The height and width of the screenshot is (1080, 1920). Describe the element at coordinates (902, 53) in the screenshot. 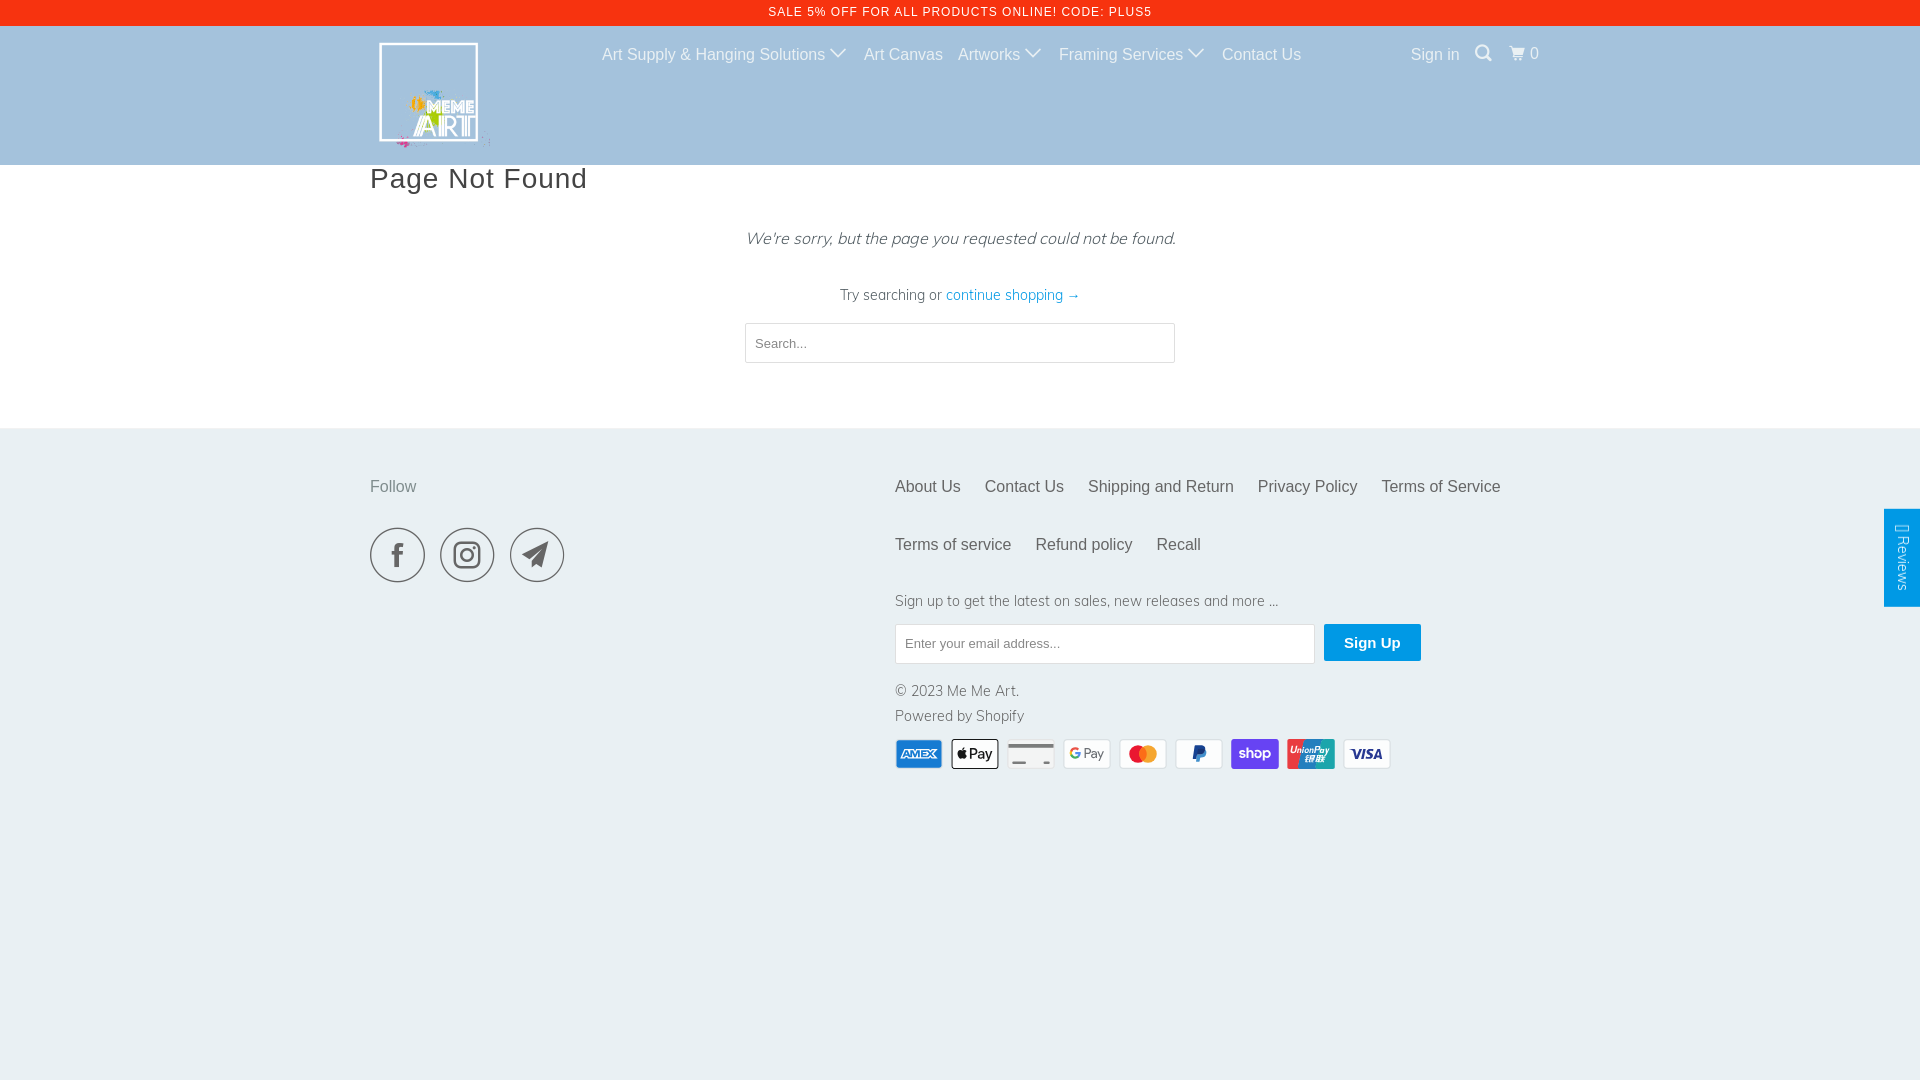

I see `'Art Canvas'` at that location.